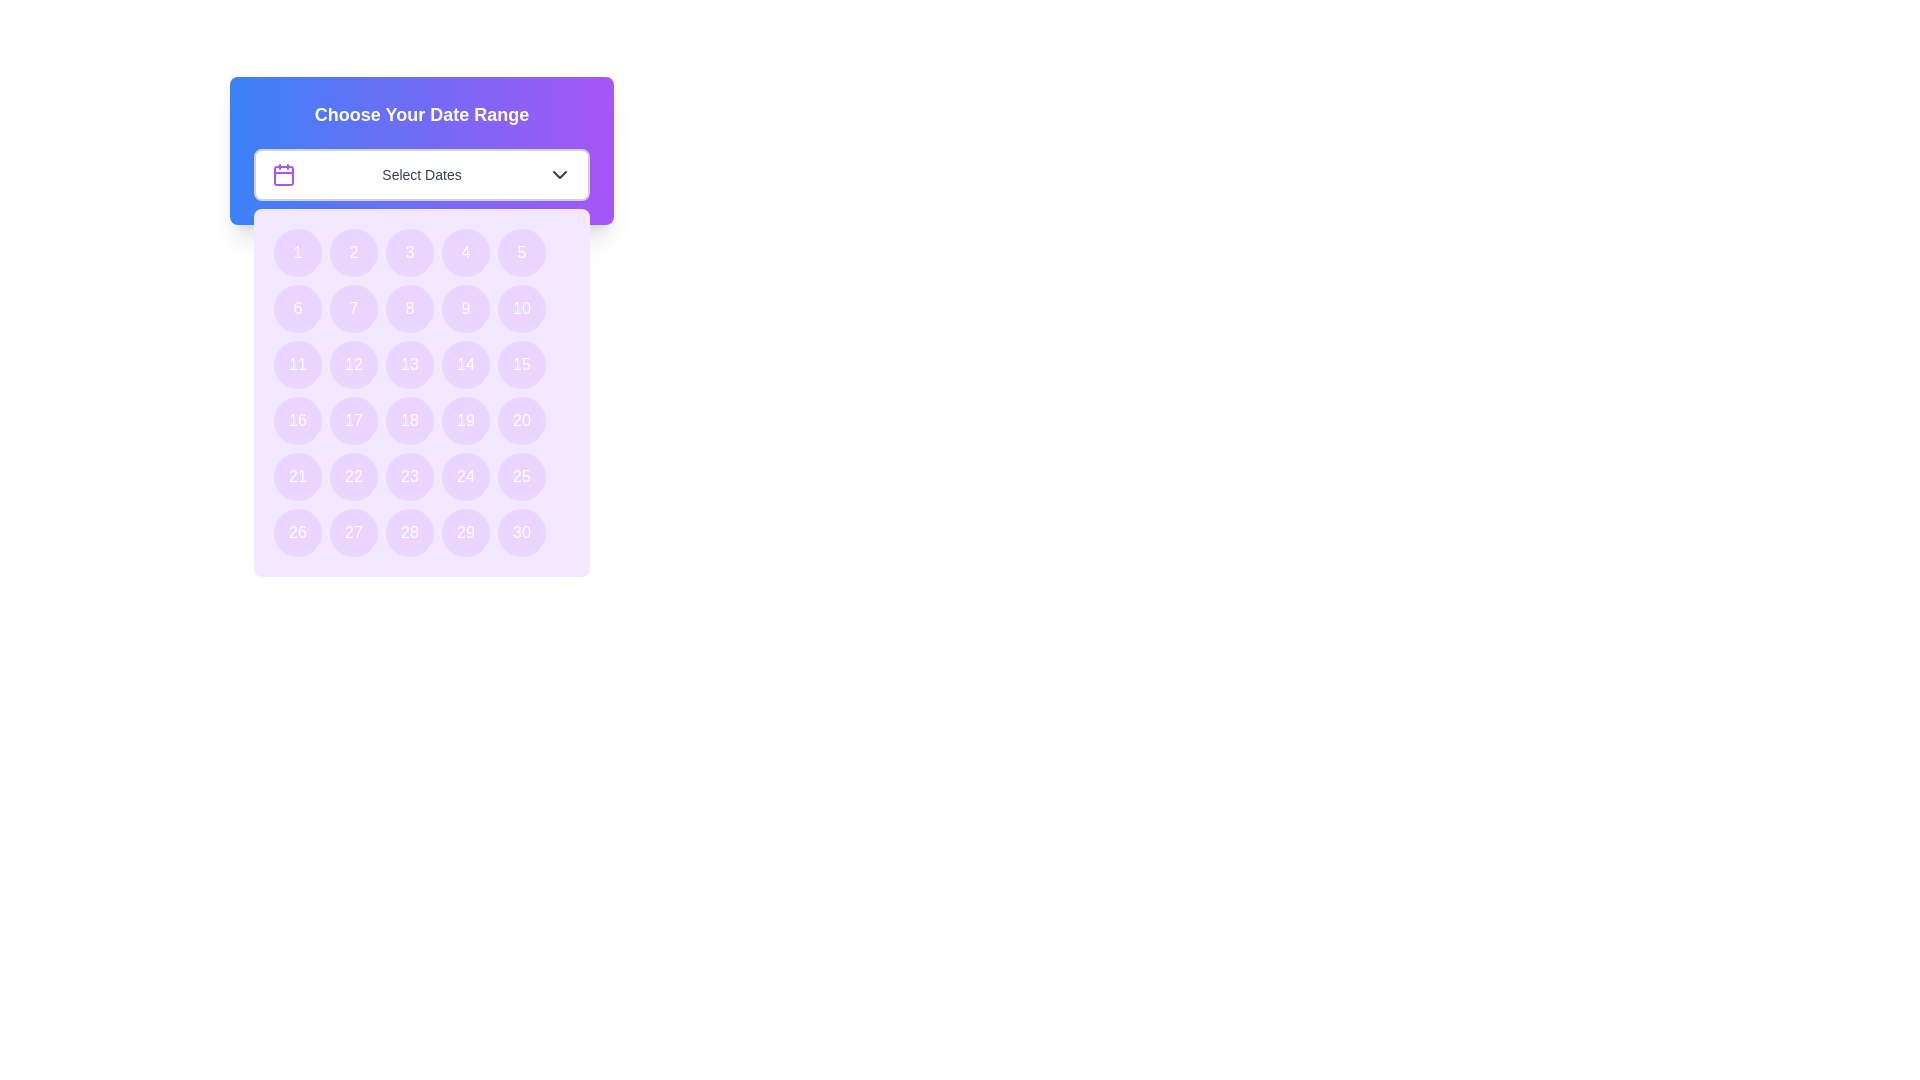 The height and width of the screenshot is (1080, 1920). I want to click on the circular button with a light purple background and the white number '27' in its center, so click(354, 531).